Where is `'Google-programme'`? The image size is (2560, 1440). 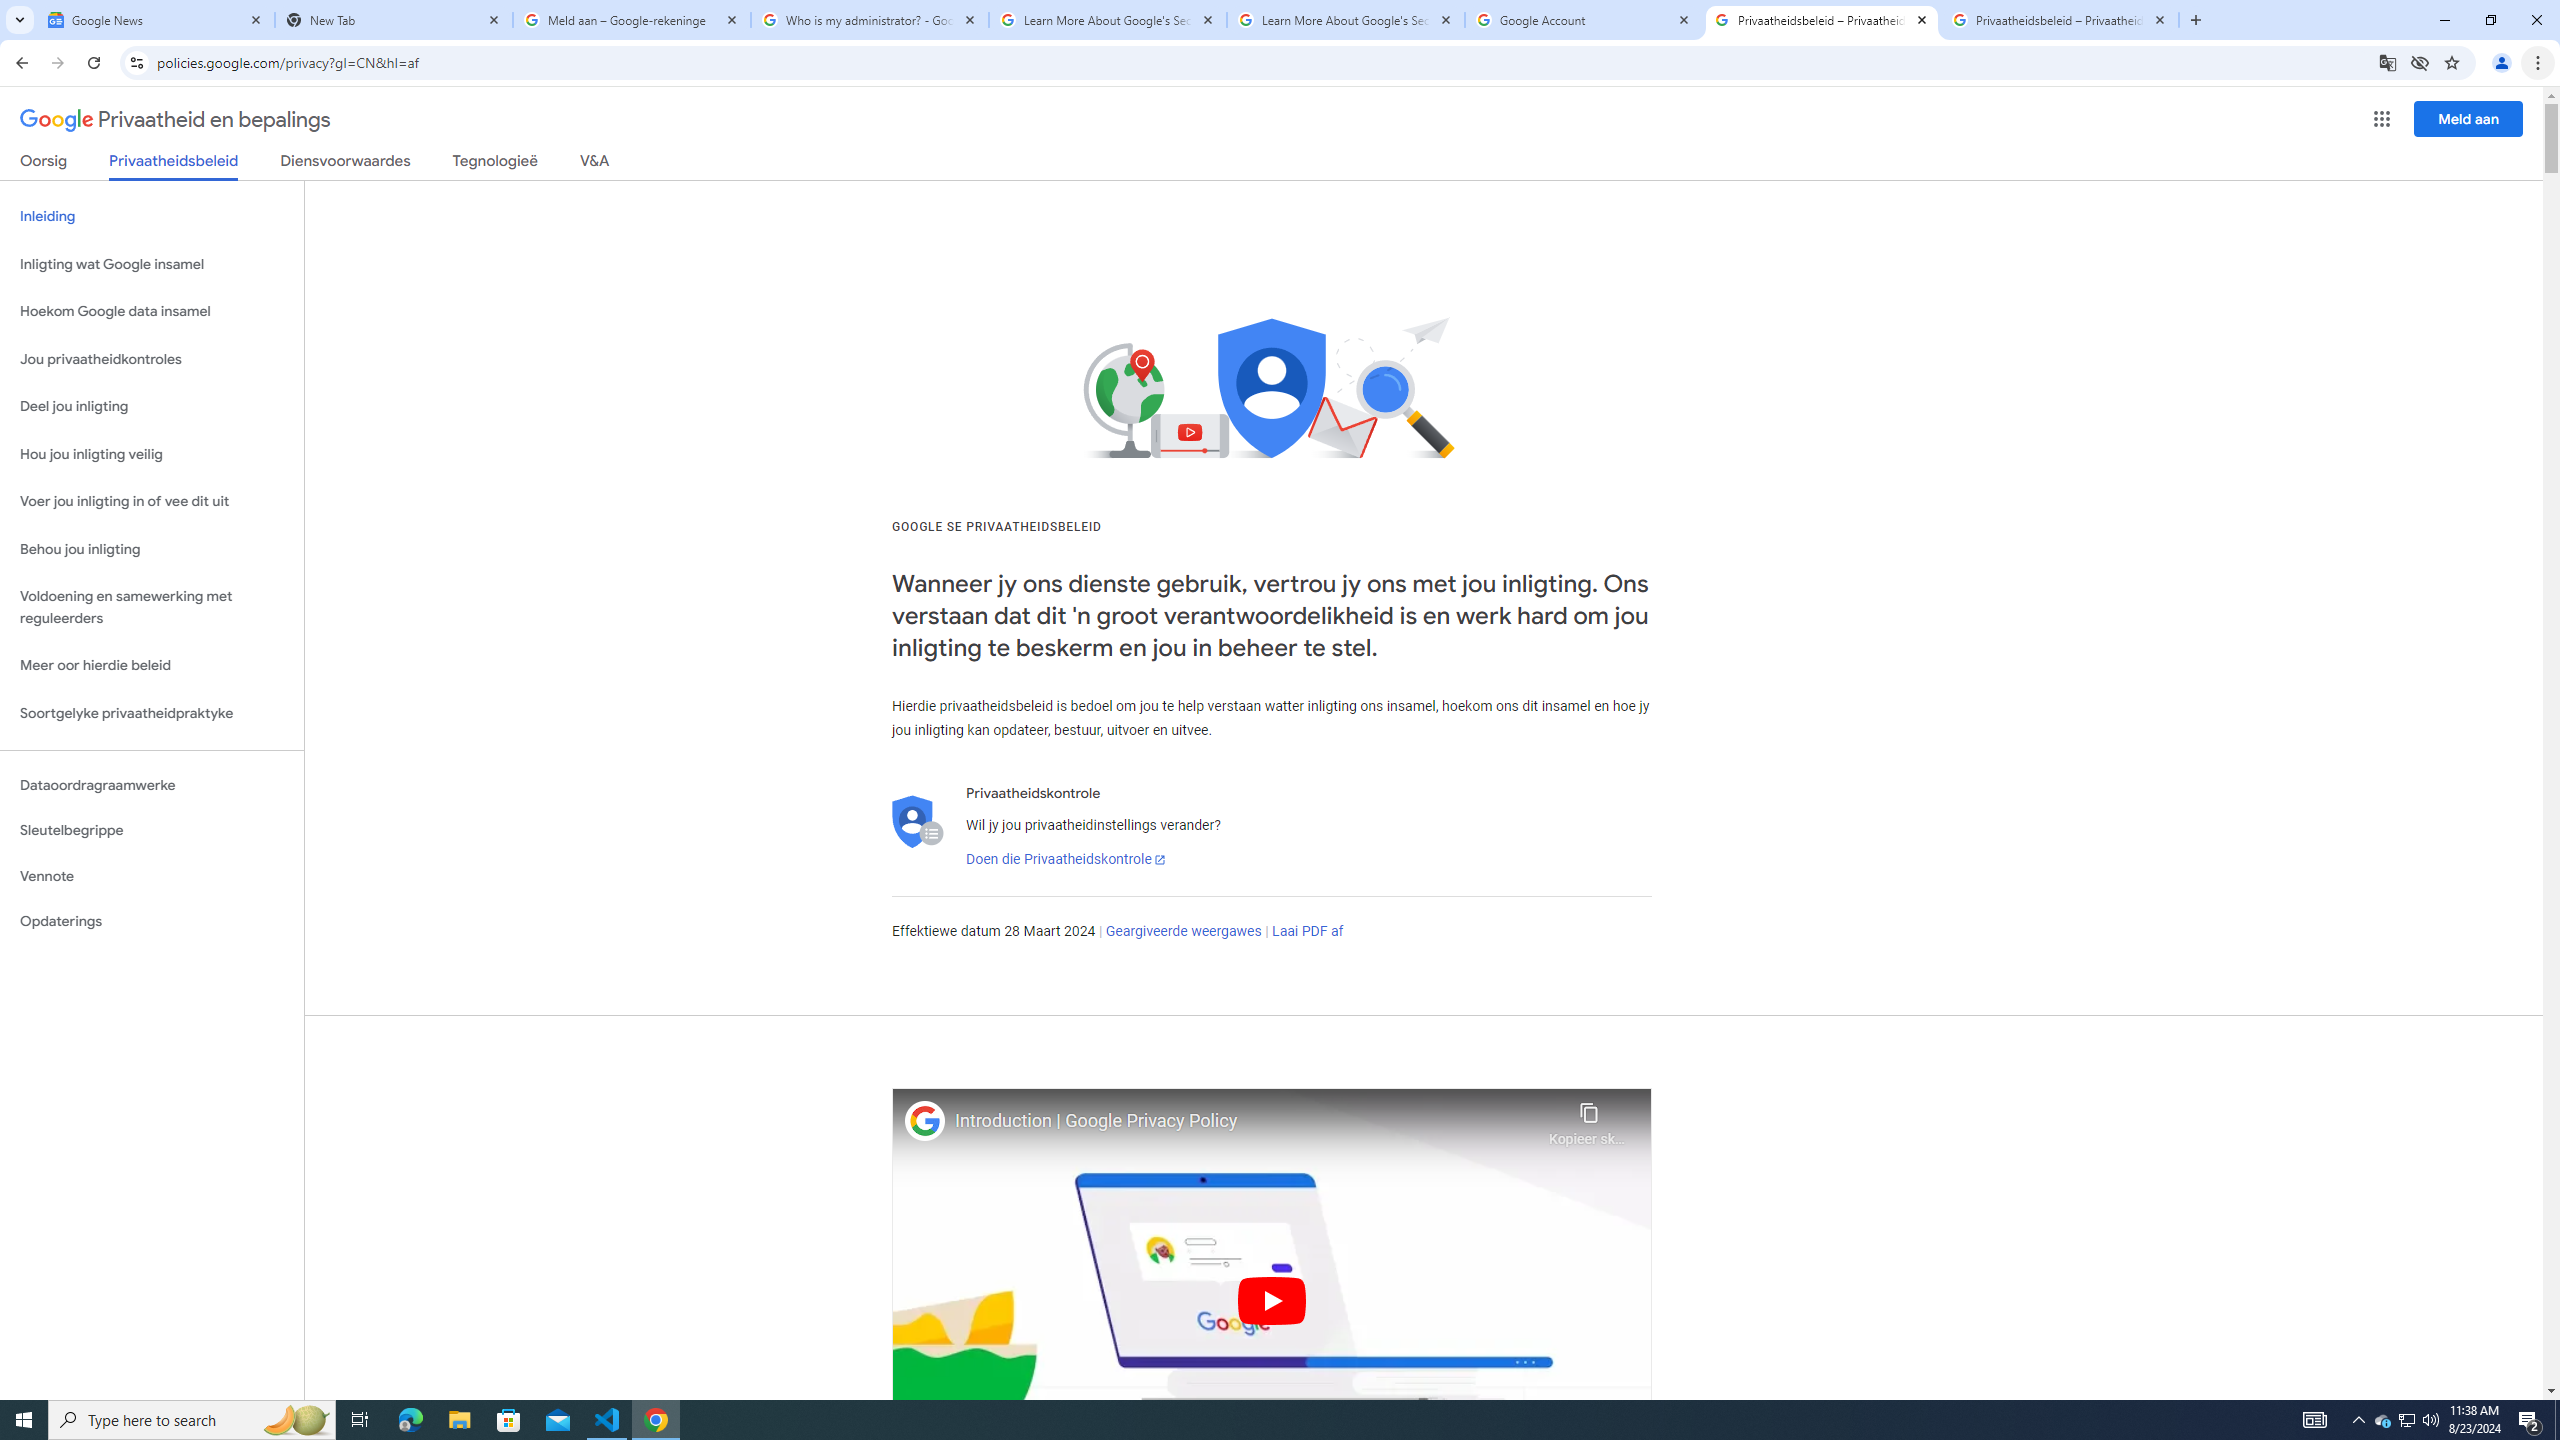 'Google-programme' is located at coordinates (2382, 118).